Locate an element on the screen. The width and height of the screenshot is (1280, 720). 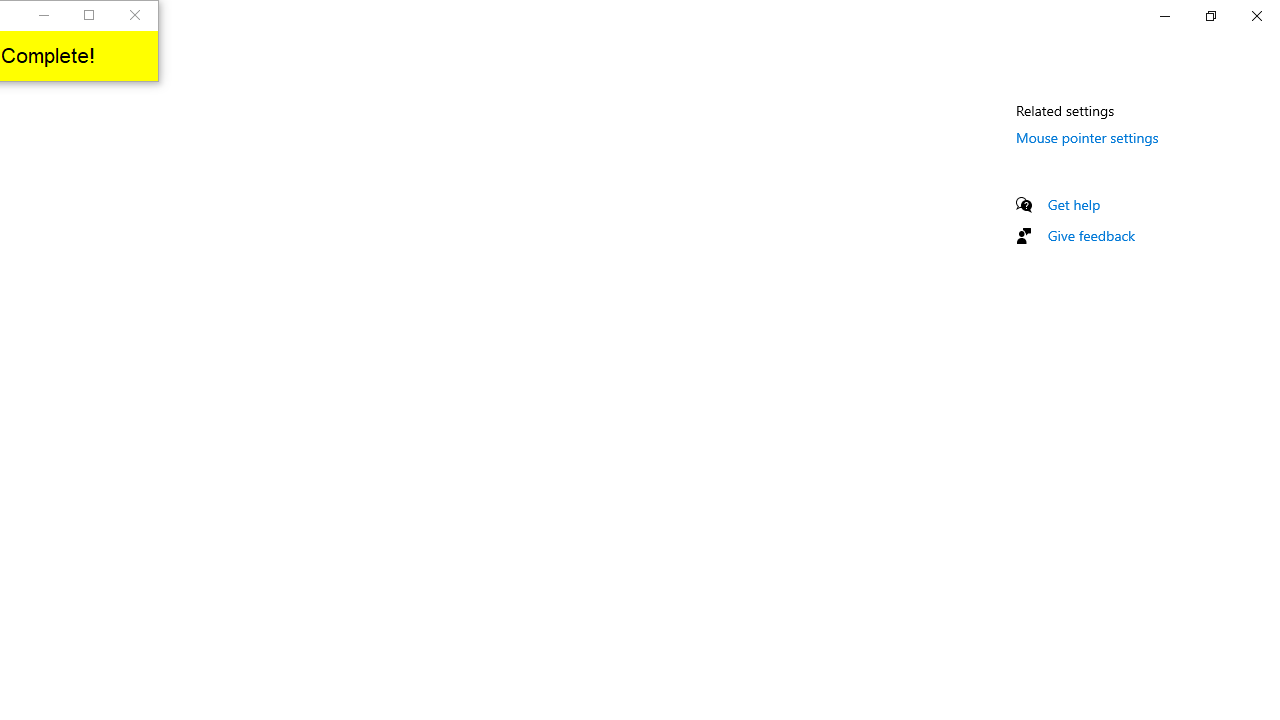
'Give feedback' is located at coordinates (1090, 234).